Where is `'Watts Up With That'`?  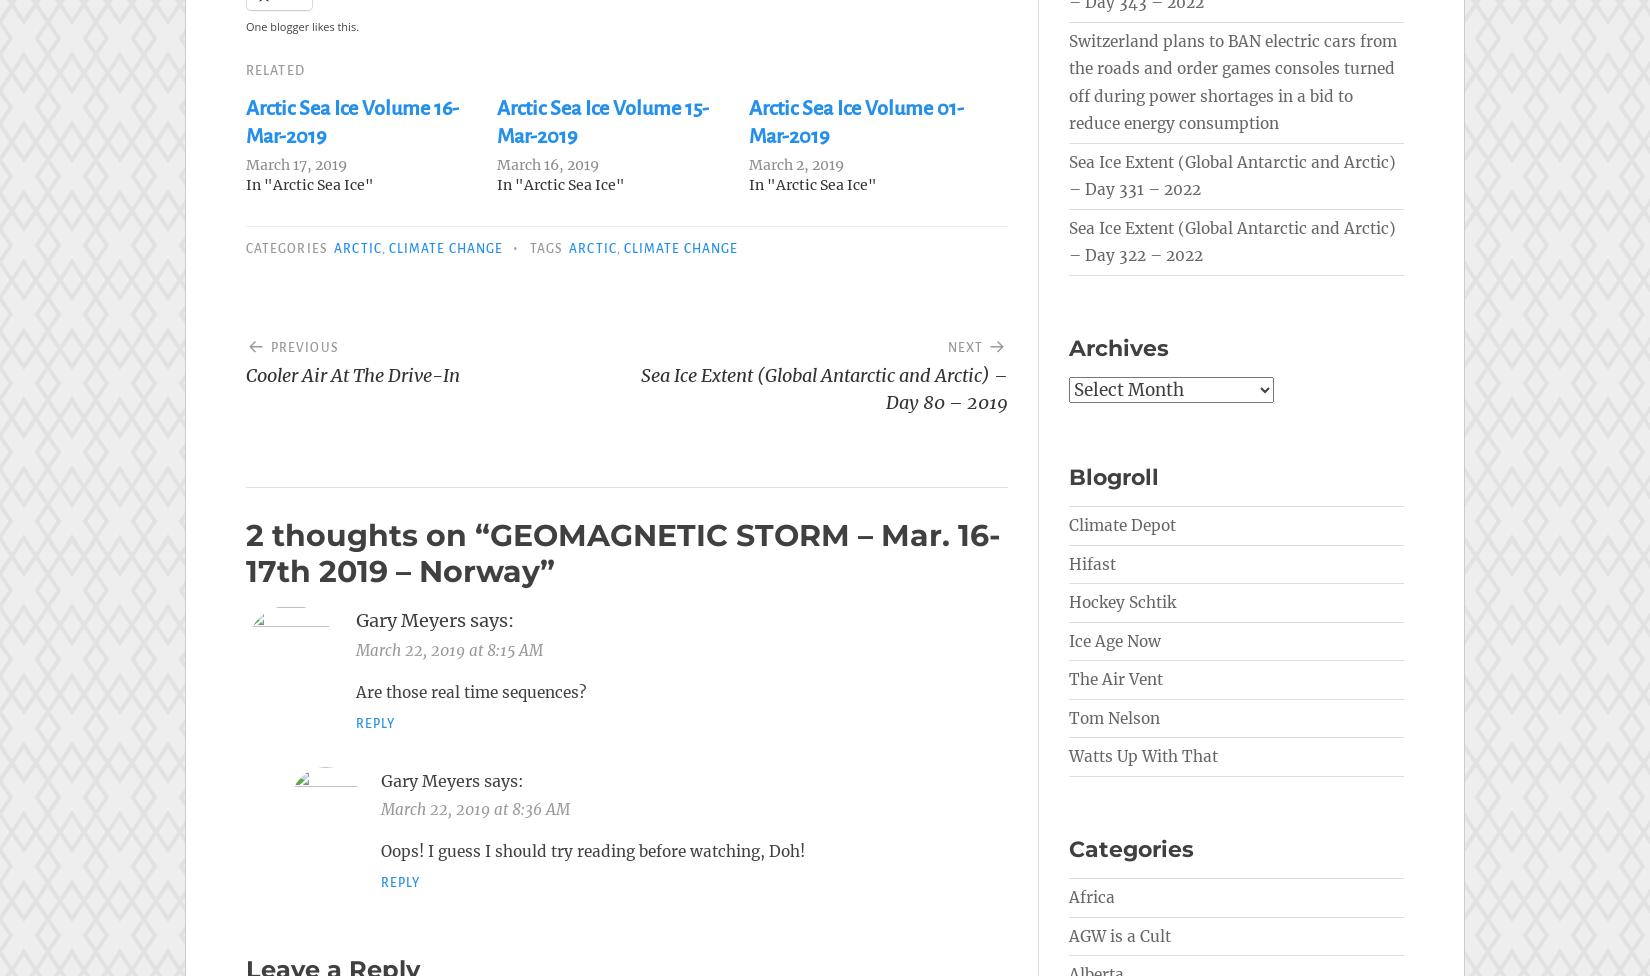 'Watts Up With That' is located at coordinates (1069, 756).